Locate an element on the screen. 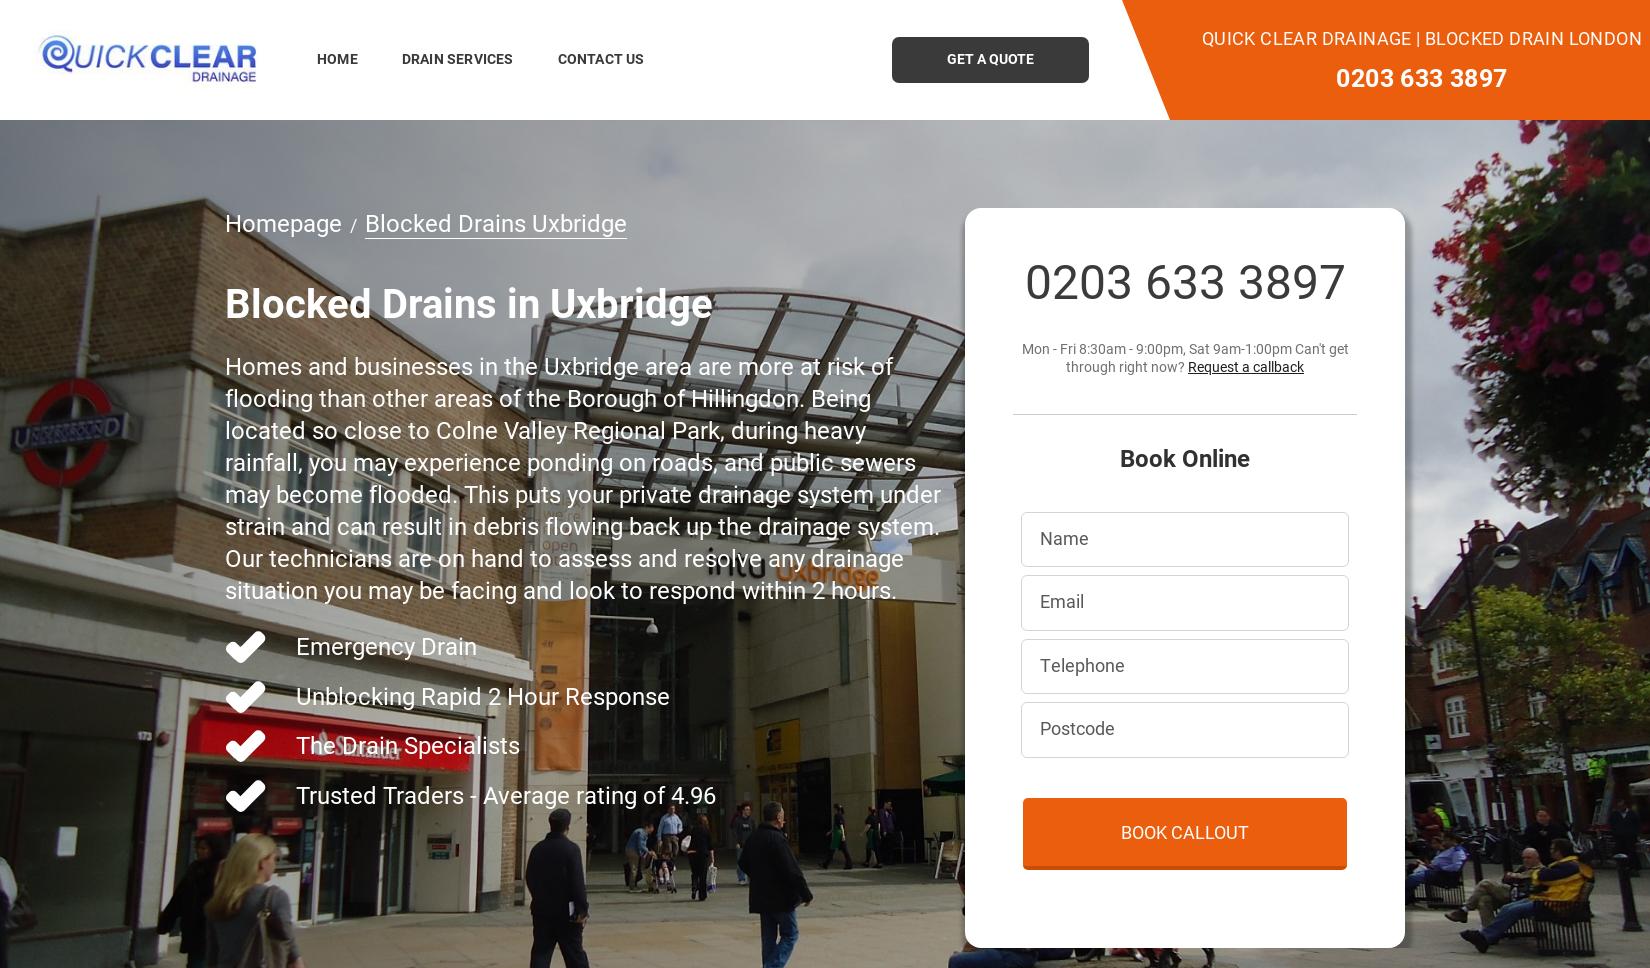 This screenshot has width=1650, height=968. '/' is located at coordinates (349, 223).